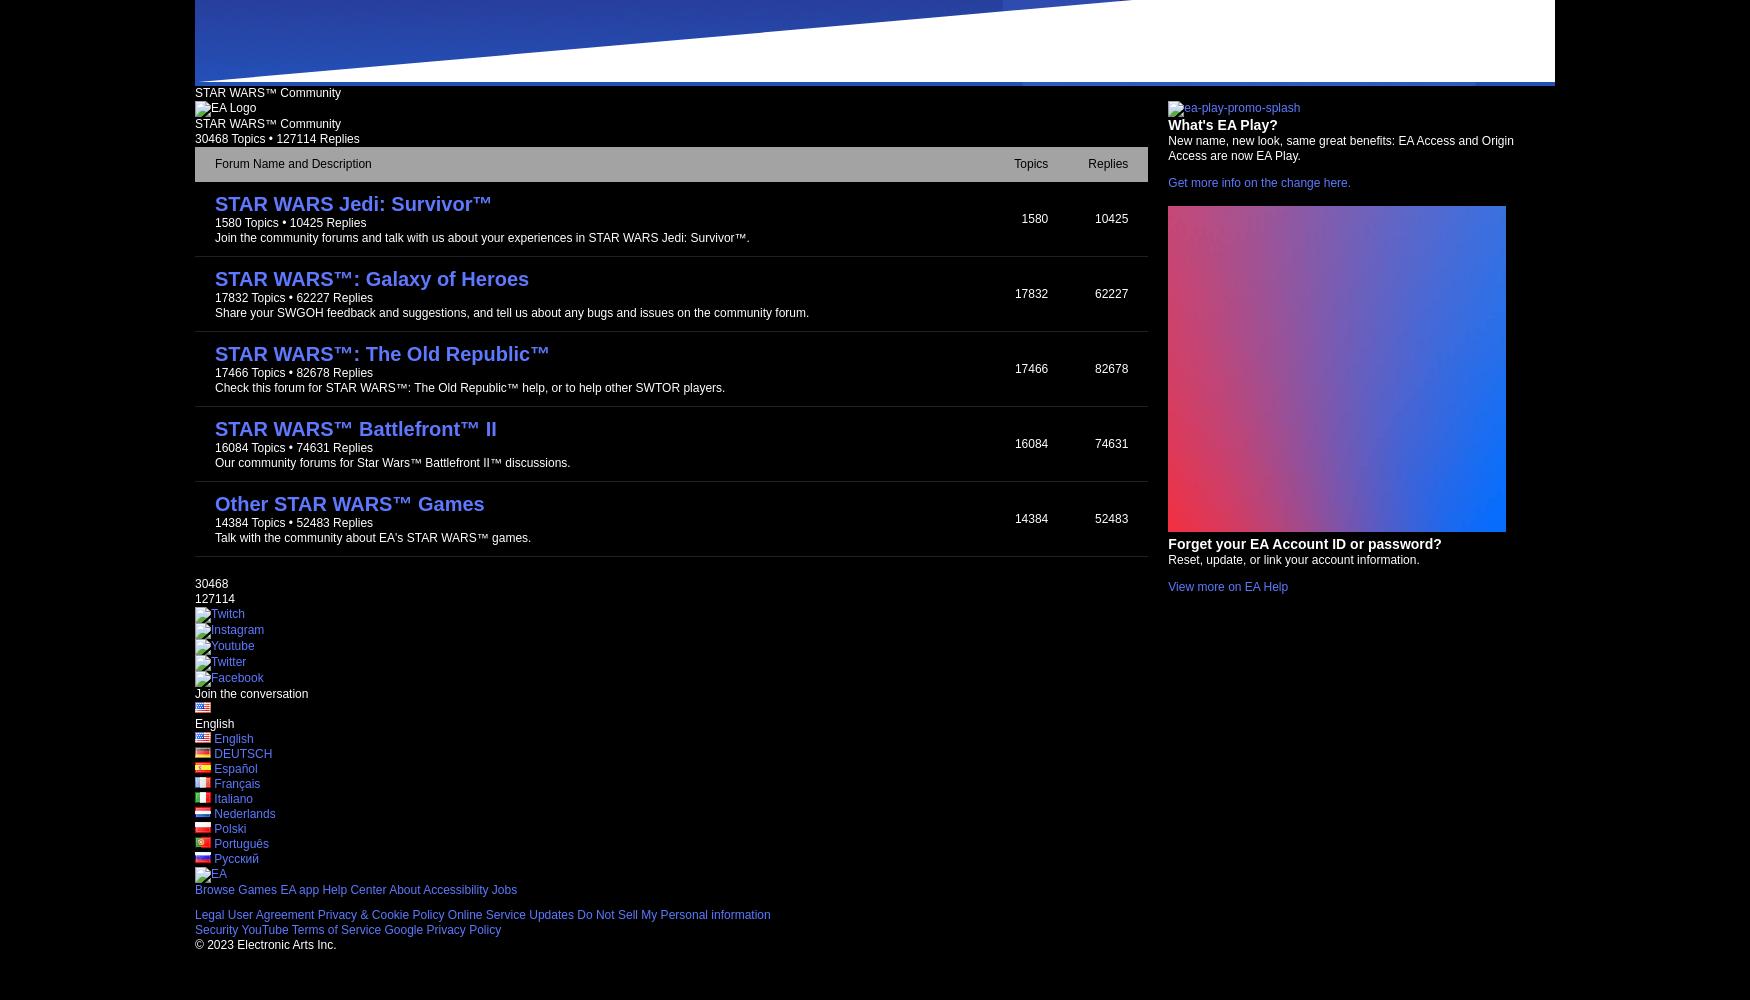 Image resolution: width=1750 pixels, height=1000 pixels. Describe the element at coordinates (215, 462) in the screenshot. I see `'Our community forums for Star Wars™ Battlefront II™ discussions.'` at that location.